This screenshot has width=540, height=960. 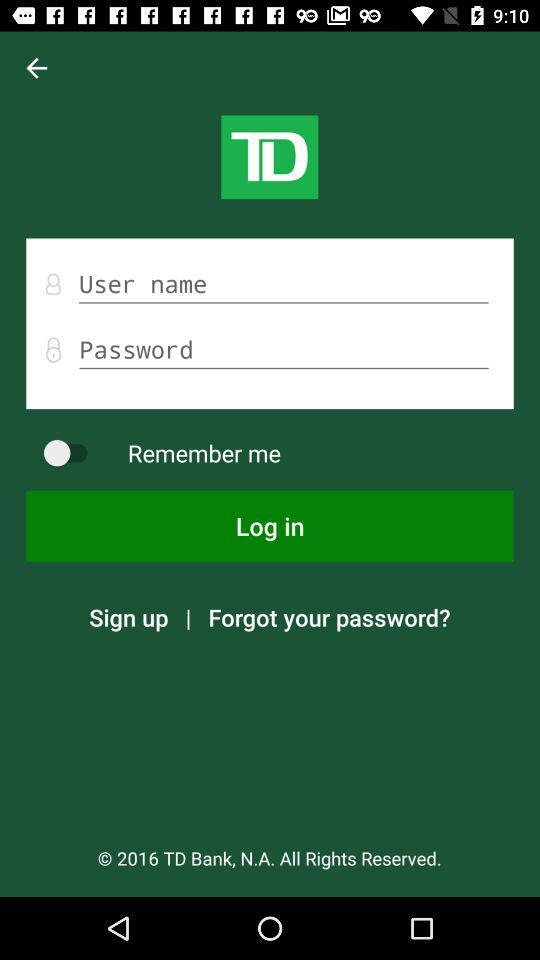 What do you see at coordinates (329, 616) in the screenshot?
I see `the icon next to the | item` at bounding box center [329, 616].